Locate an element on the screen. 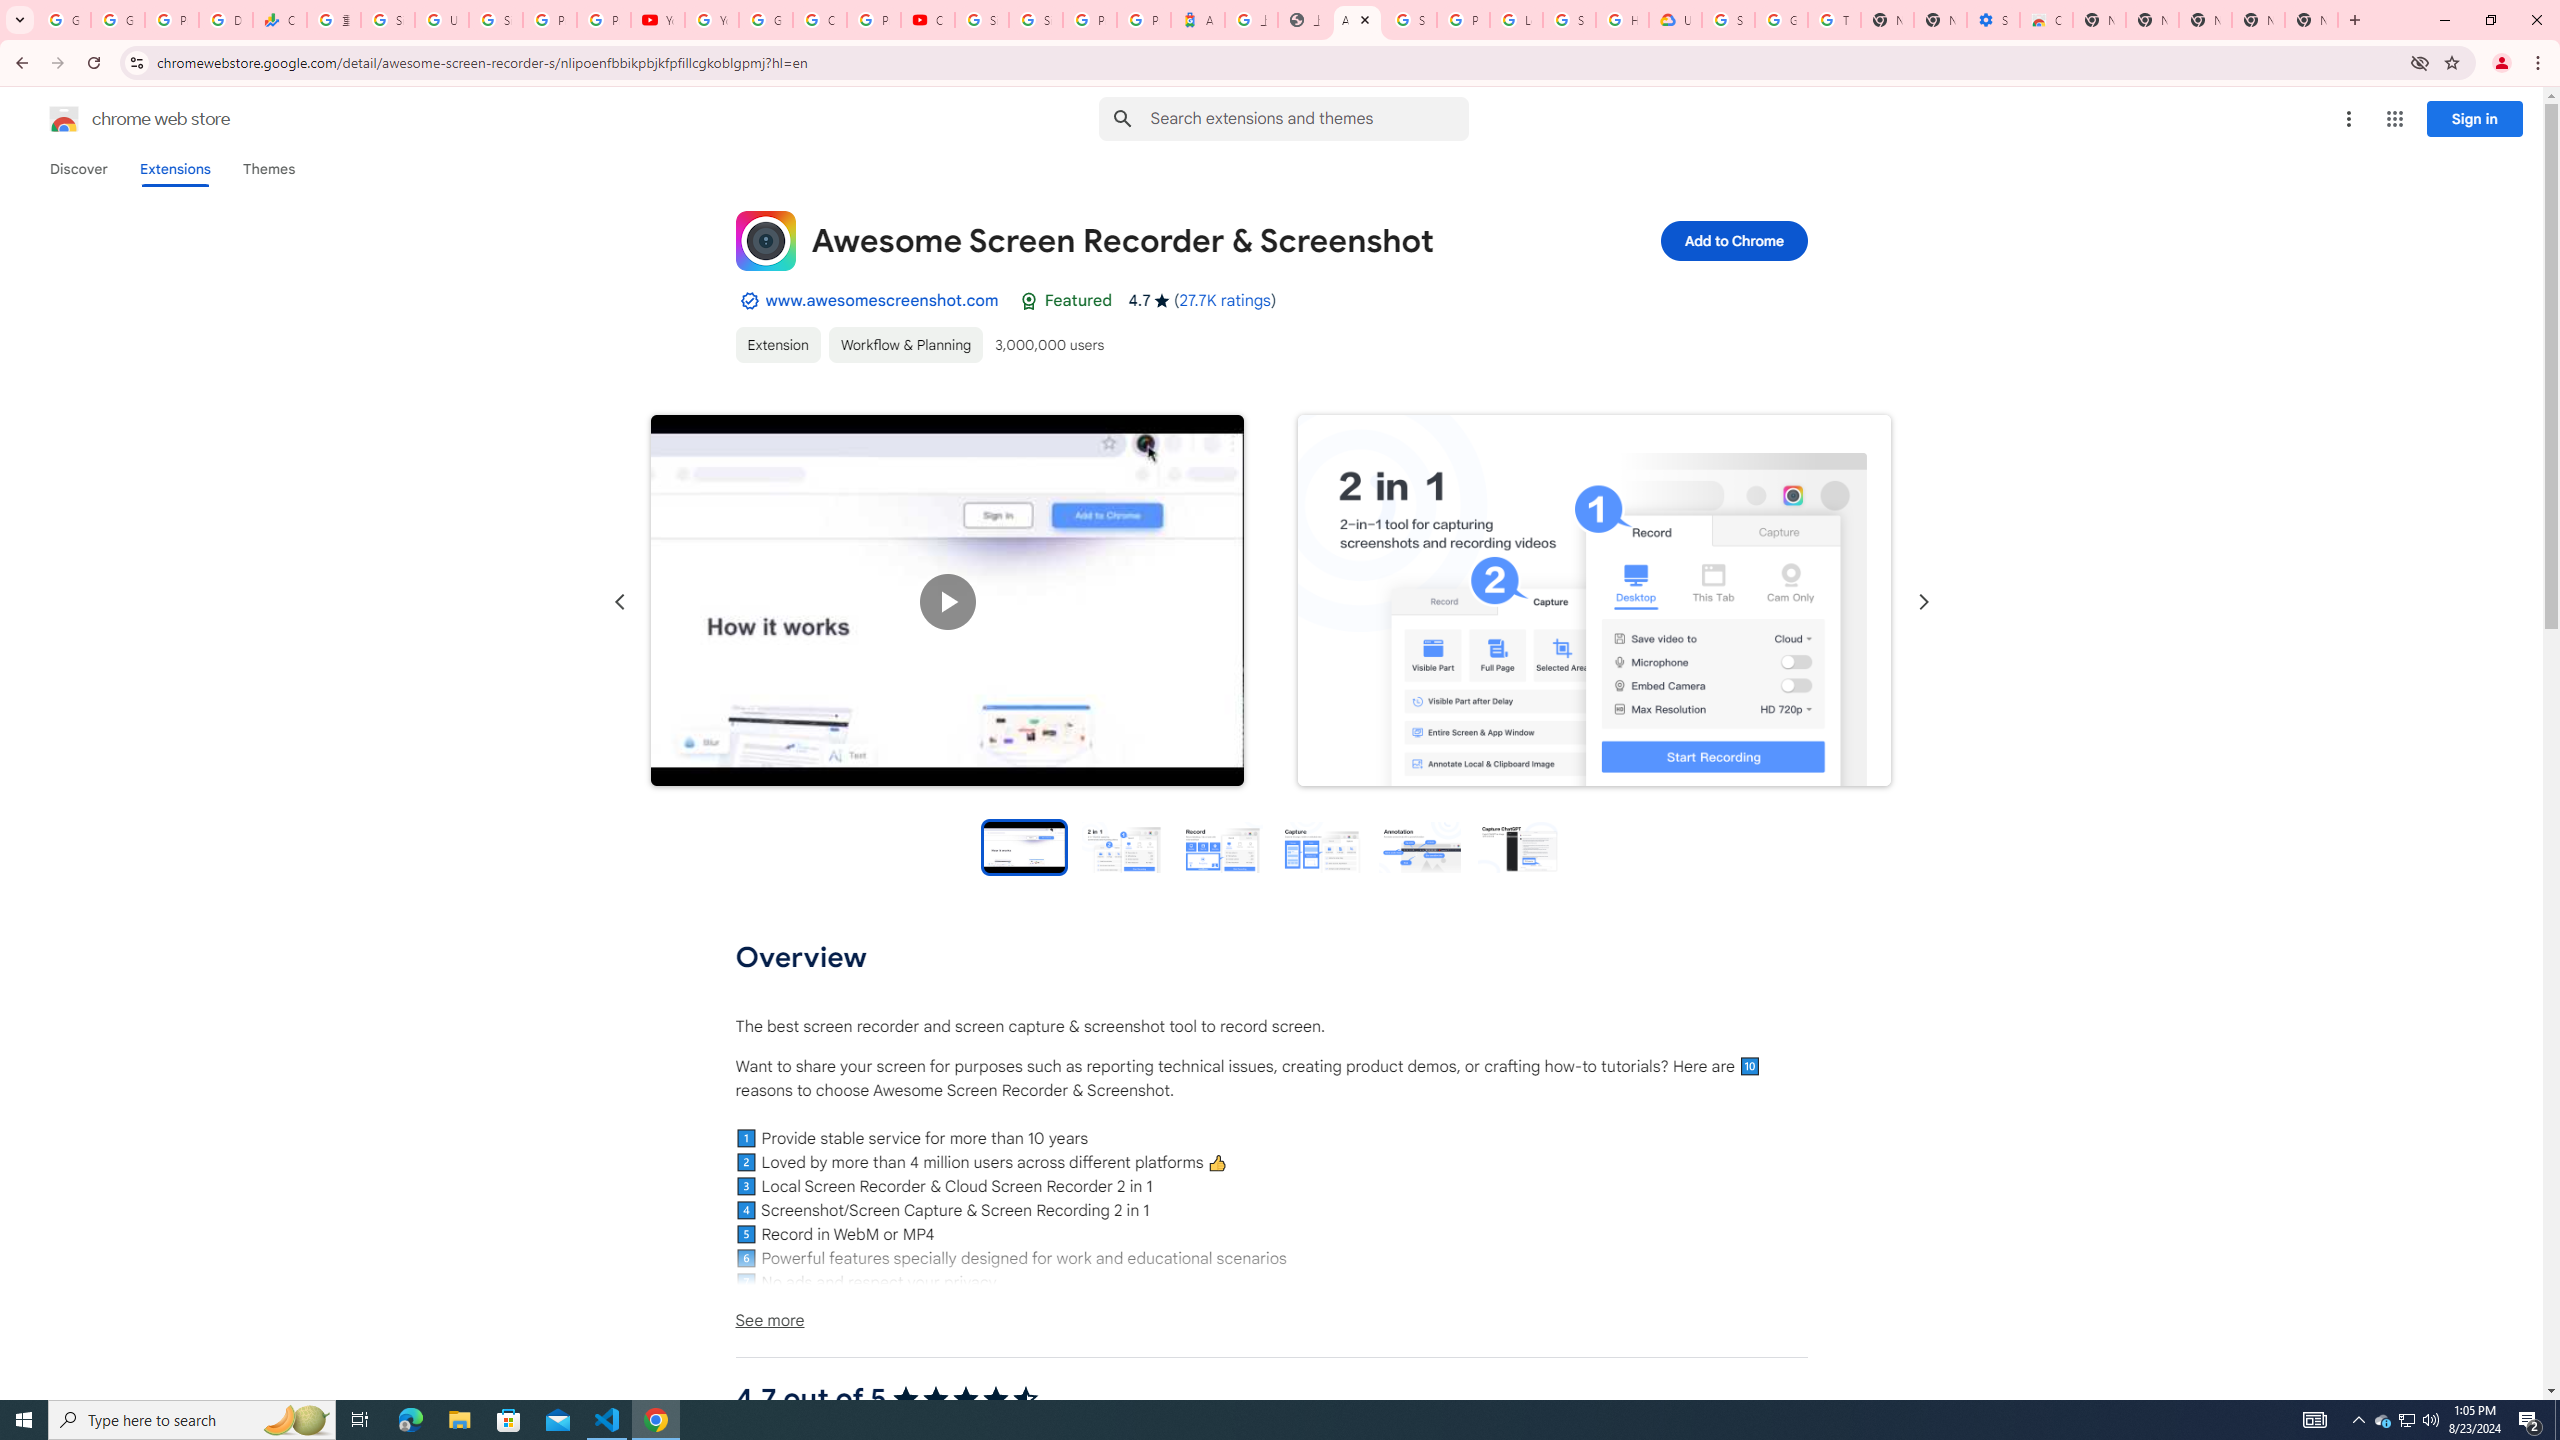  'Next slide' is located at coordinates (1921, 601).